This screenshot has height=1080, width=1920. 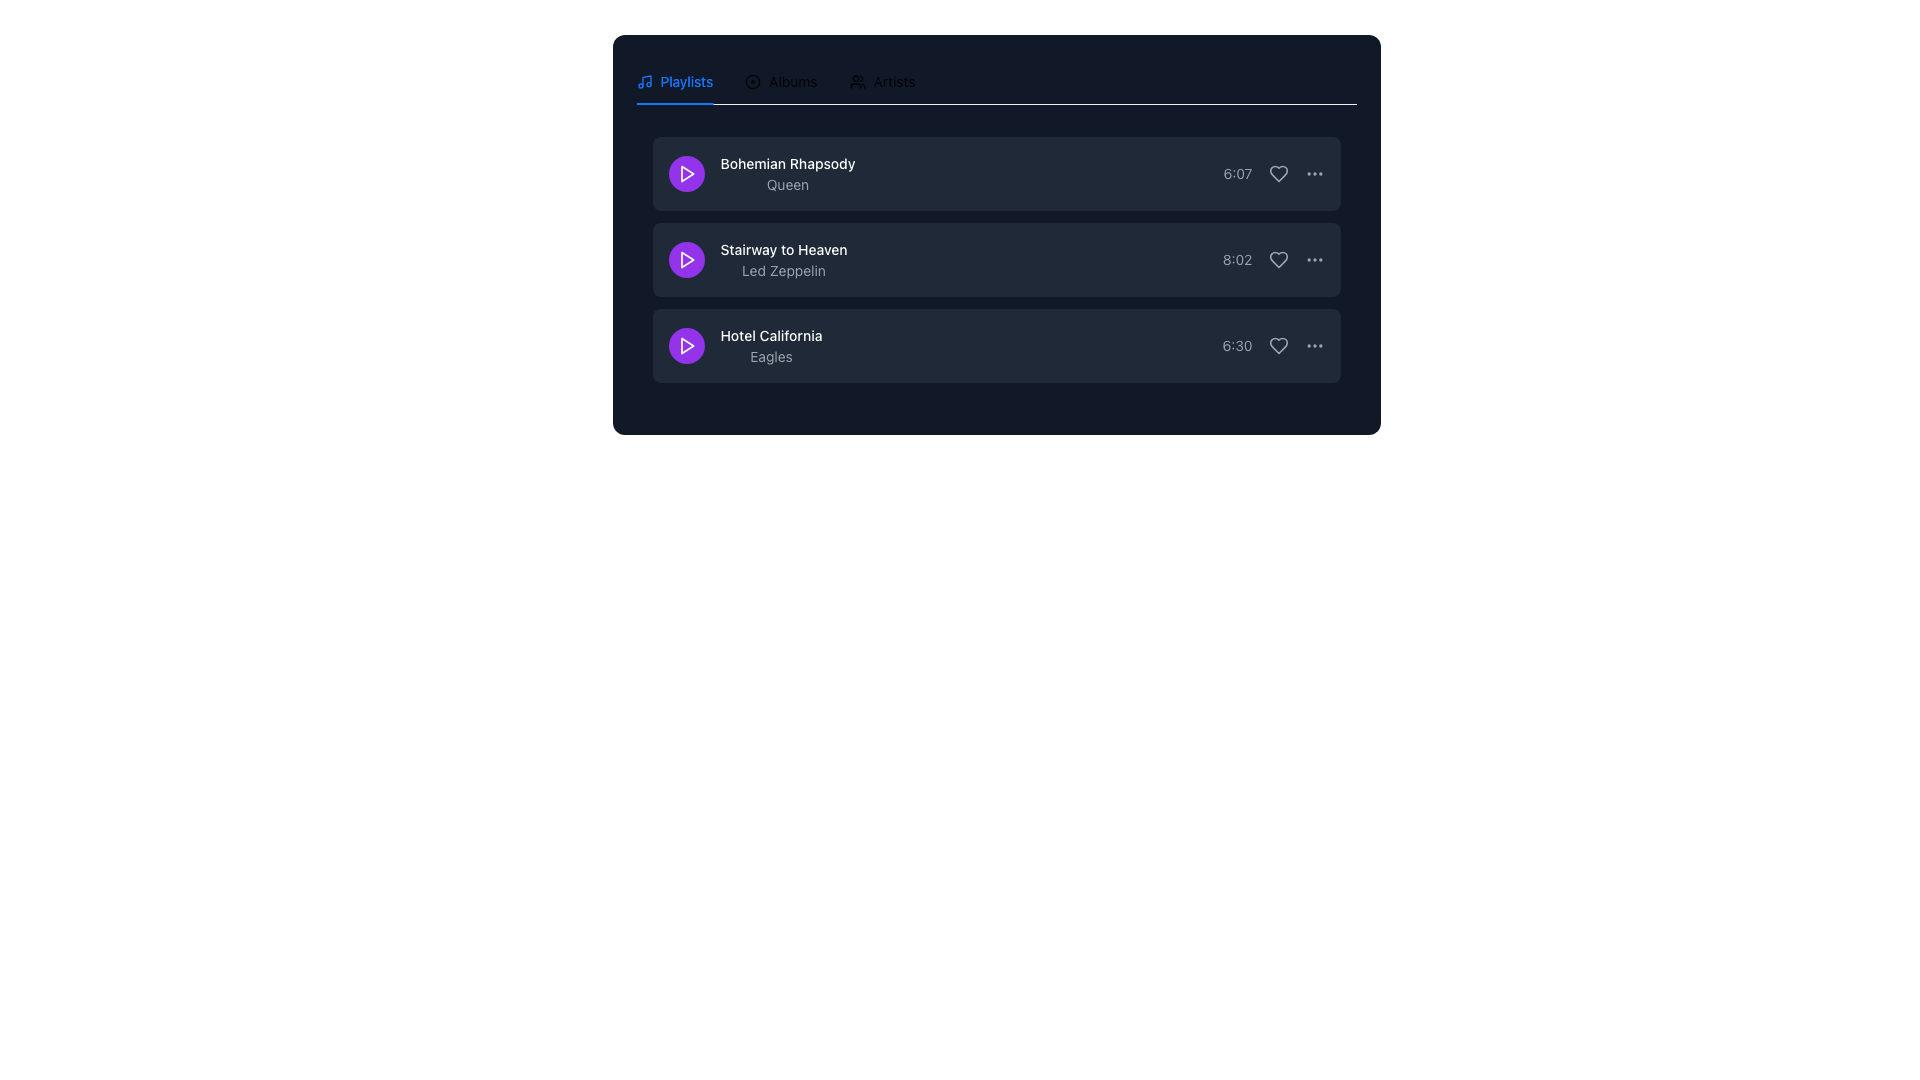 What do you see at coordinates (686, 345) in the screenshot?
I see `the play button for the song 'Hotel California' by 'Eagles'` at bounding box center [686, 345].